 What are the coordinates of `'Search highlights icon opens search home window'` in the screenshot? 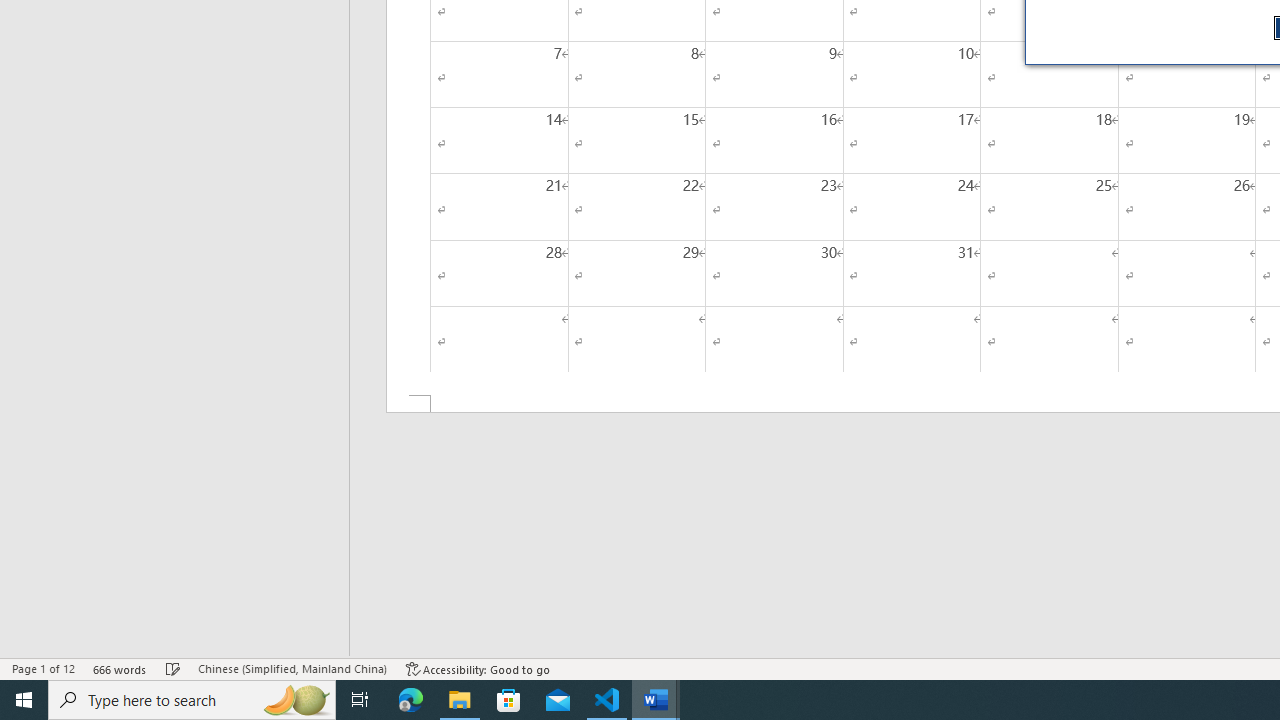 It's located at (294, 698).